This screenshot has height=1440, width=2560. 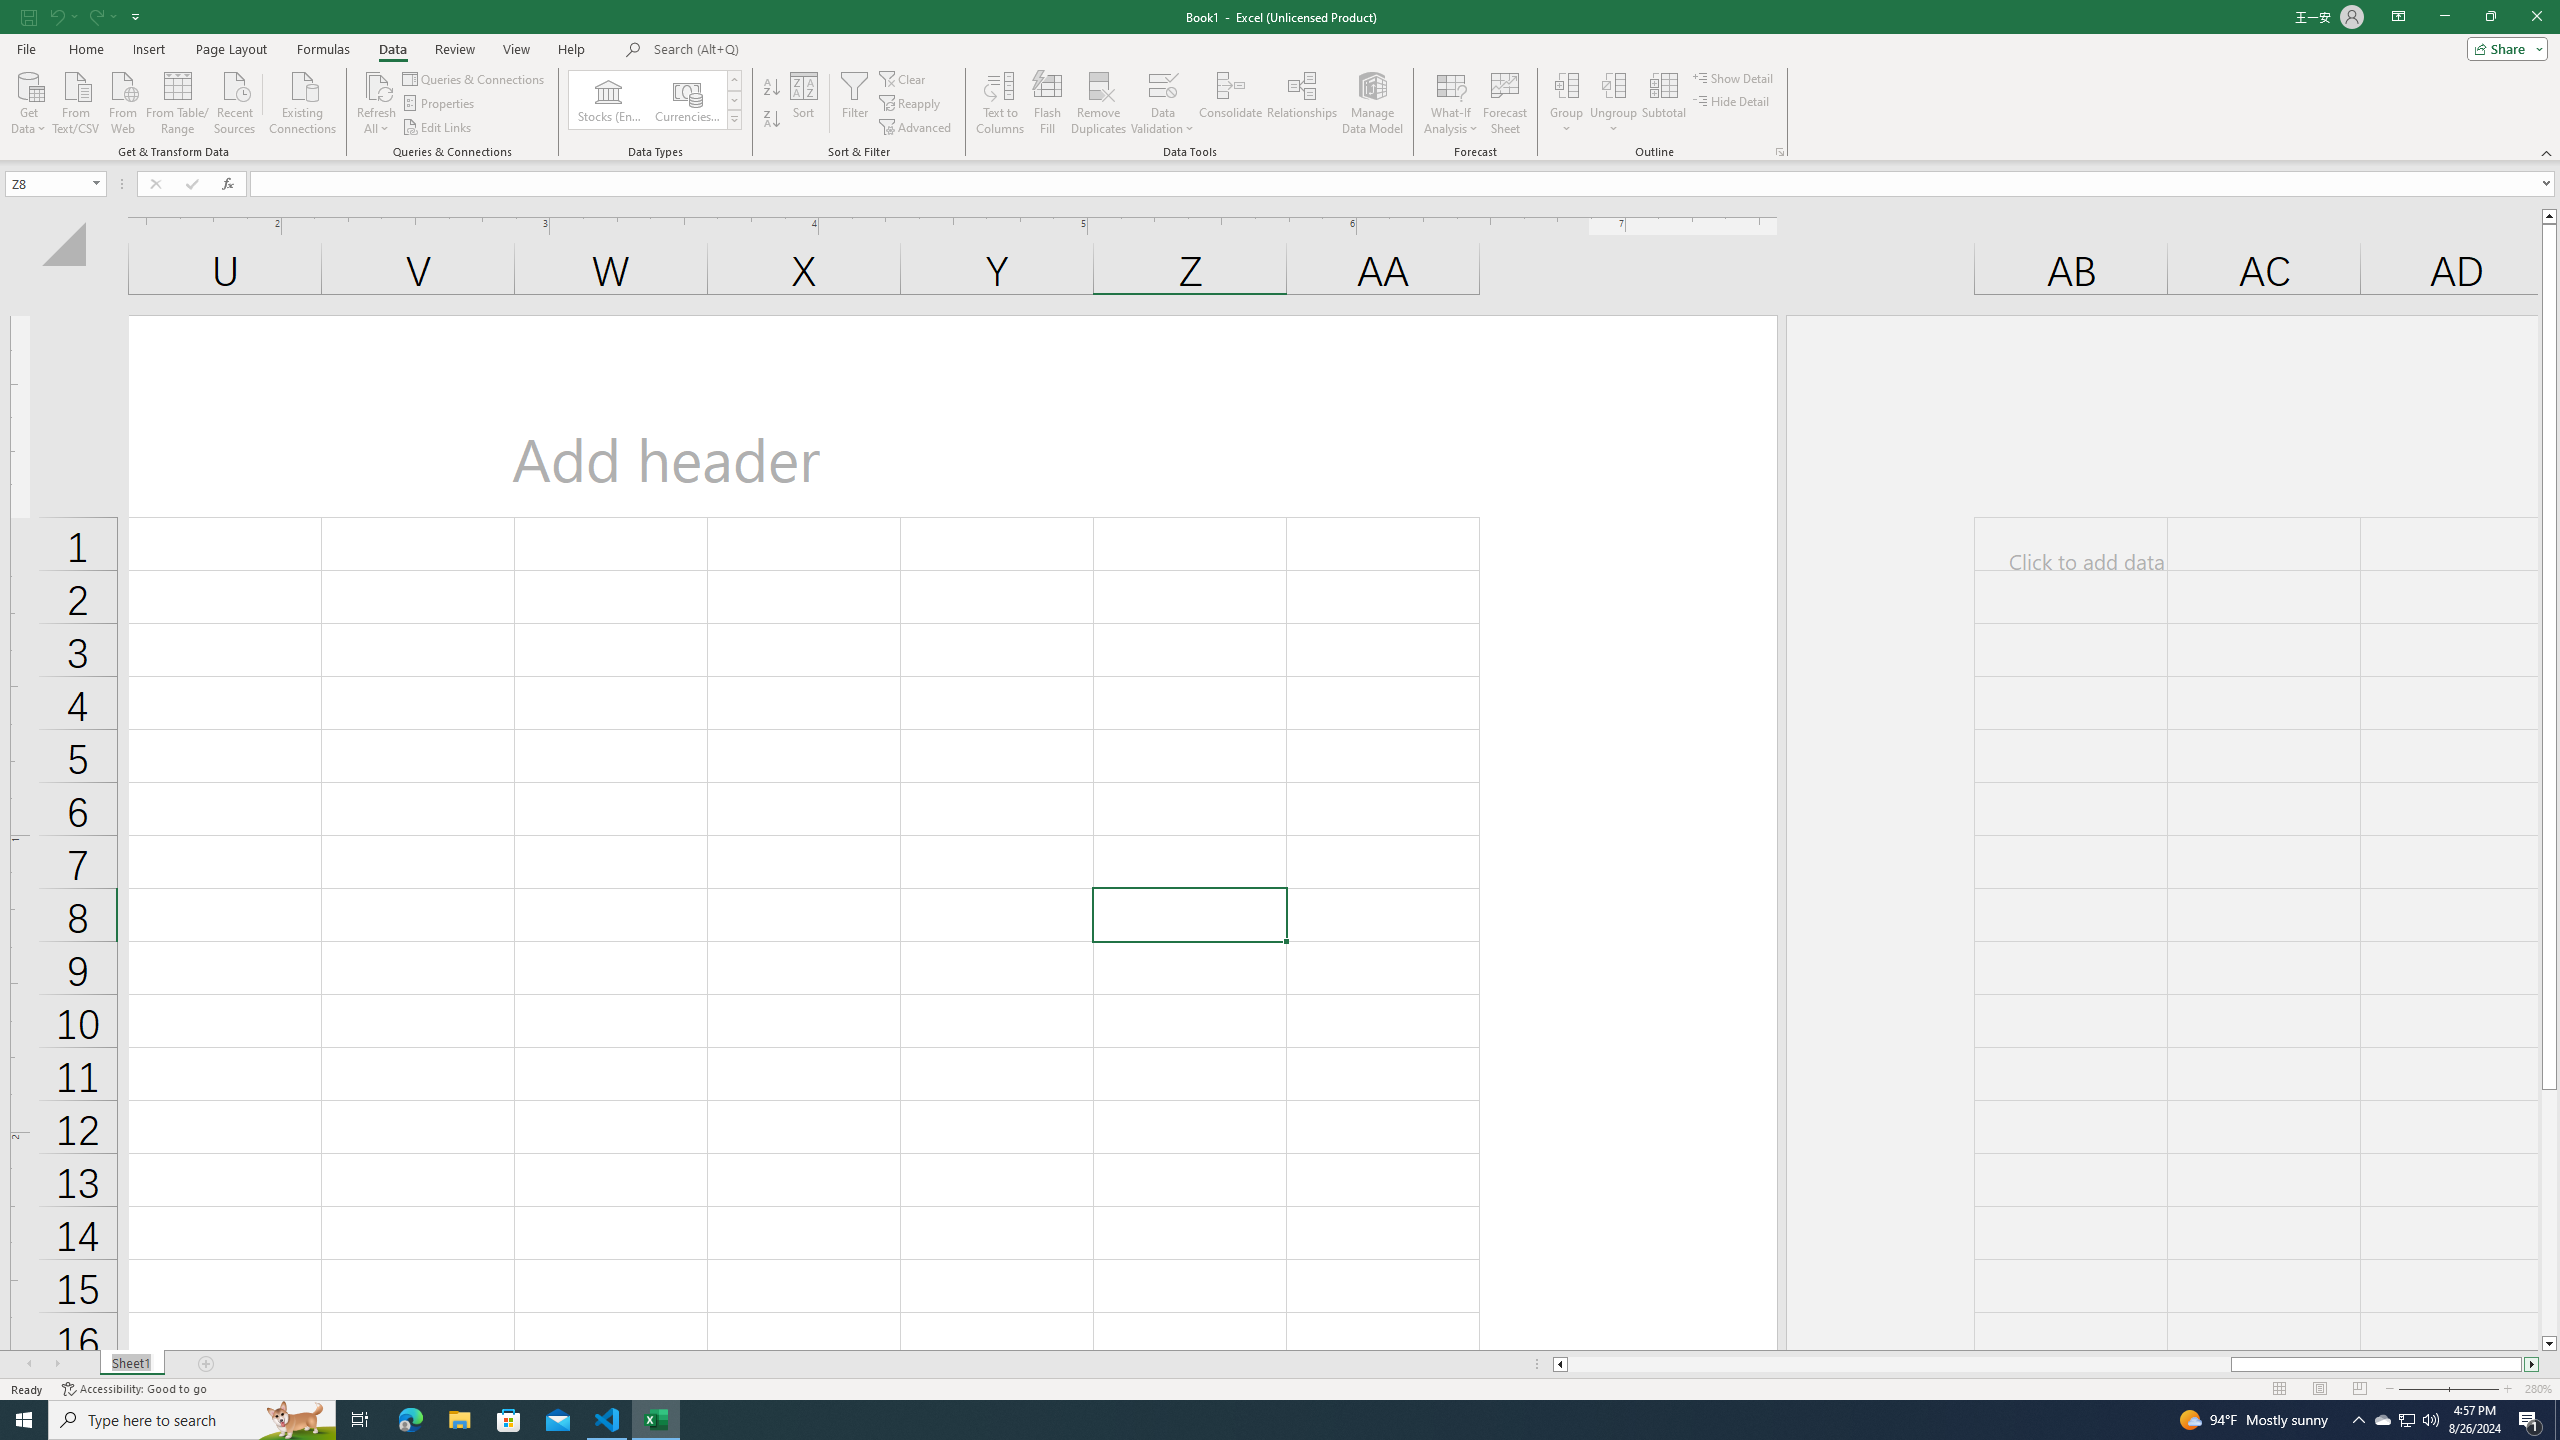 What do you see at coordinates (2535, 16) in the screenshot?
I see `'Close'` at bounding box center [2535, 16].